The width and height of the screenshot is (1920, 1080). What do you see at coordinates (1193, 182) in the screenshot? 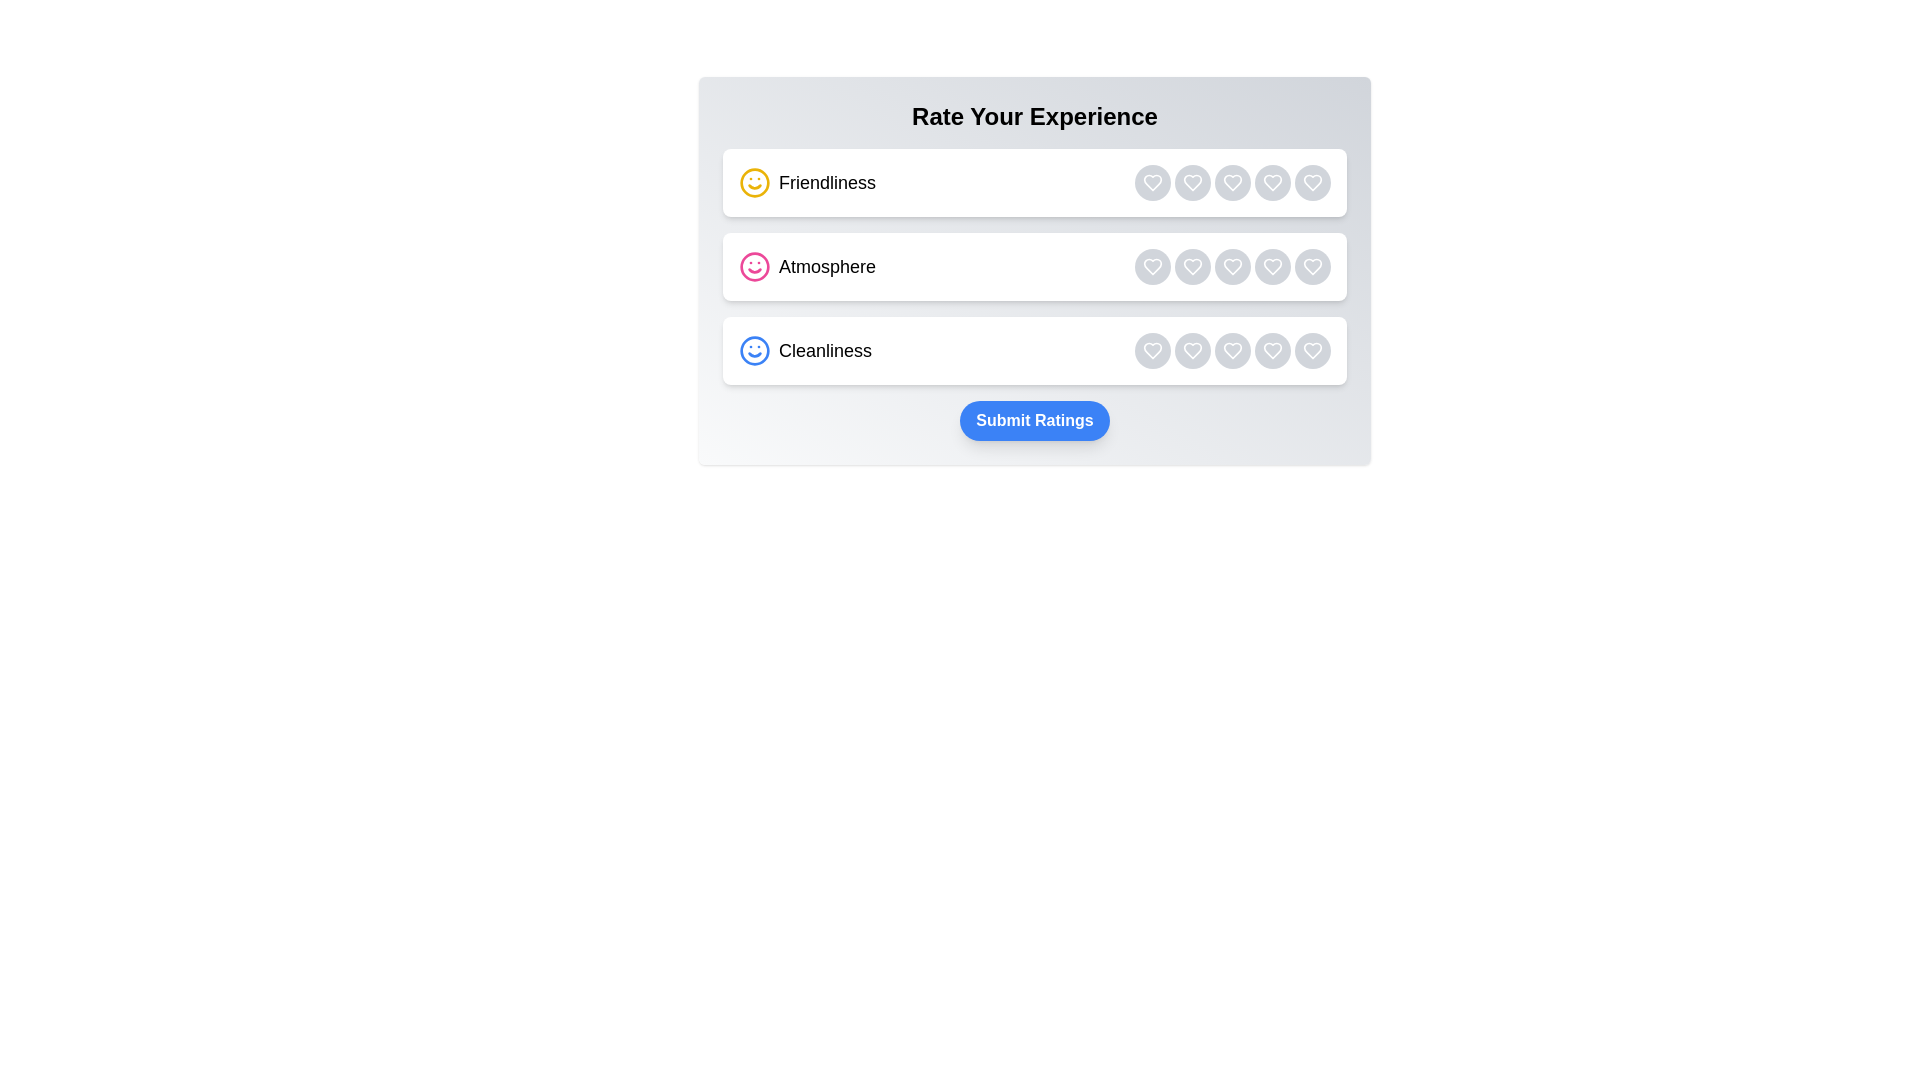
I see `the rating button for category Friendliness with rating 2` at bounding box center [1193, 182].